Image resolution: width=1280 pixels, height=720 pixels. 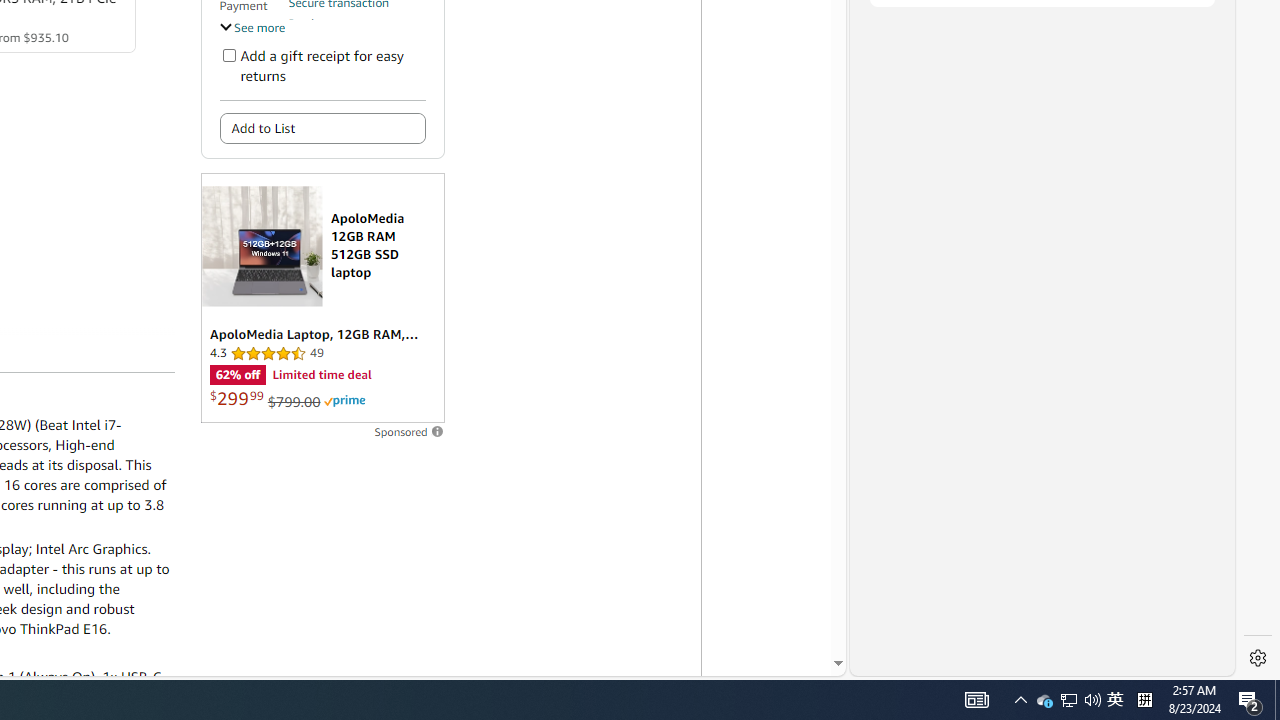 What do you see at coordinates (344, 401) in the screenshot?
I see `'Prime'` at bounding box center [344, 401].